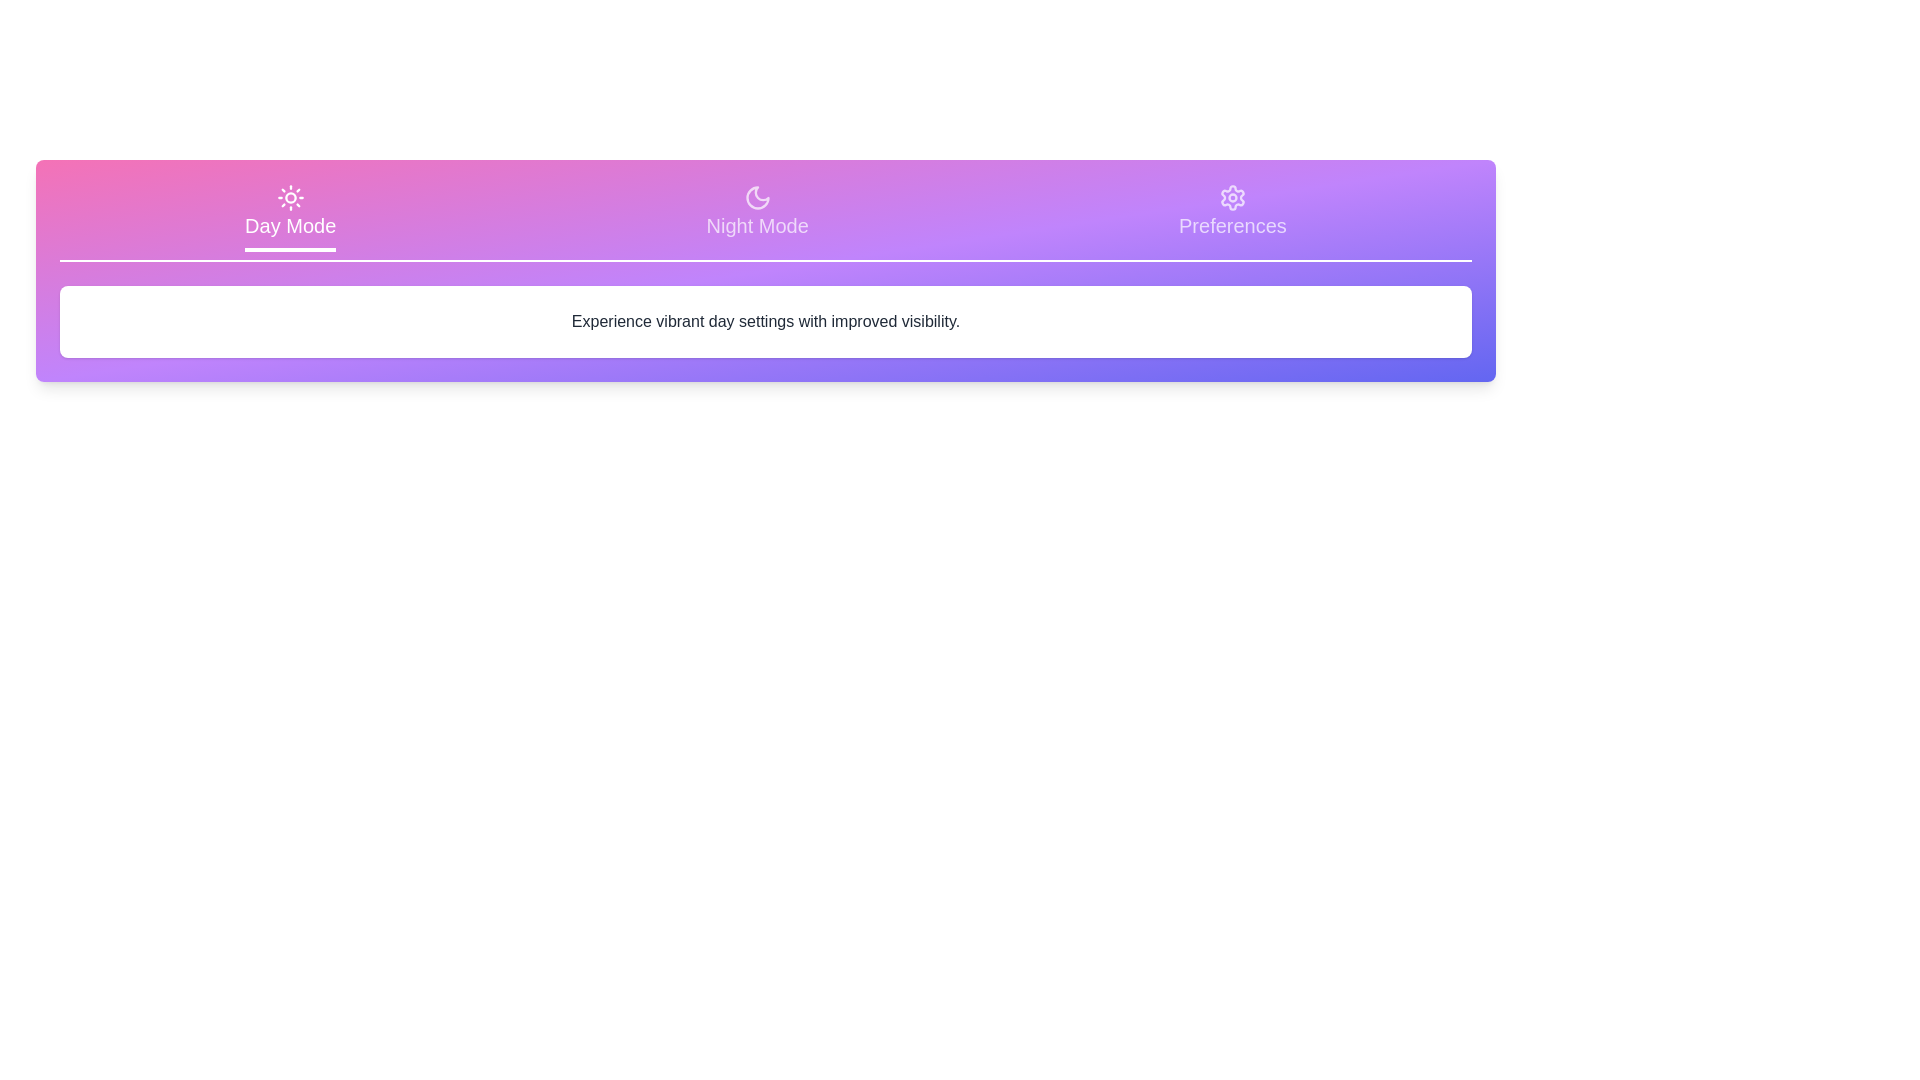 This screenshot has width=1920, height=1080. What do you see at coordinates (756, 218) in the screenshot?
I see `the tab corresponding to Night Mode` at bounding box center [756, 218].